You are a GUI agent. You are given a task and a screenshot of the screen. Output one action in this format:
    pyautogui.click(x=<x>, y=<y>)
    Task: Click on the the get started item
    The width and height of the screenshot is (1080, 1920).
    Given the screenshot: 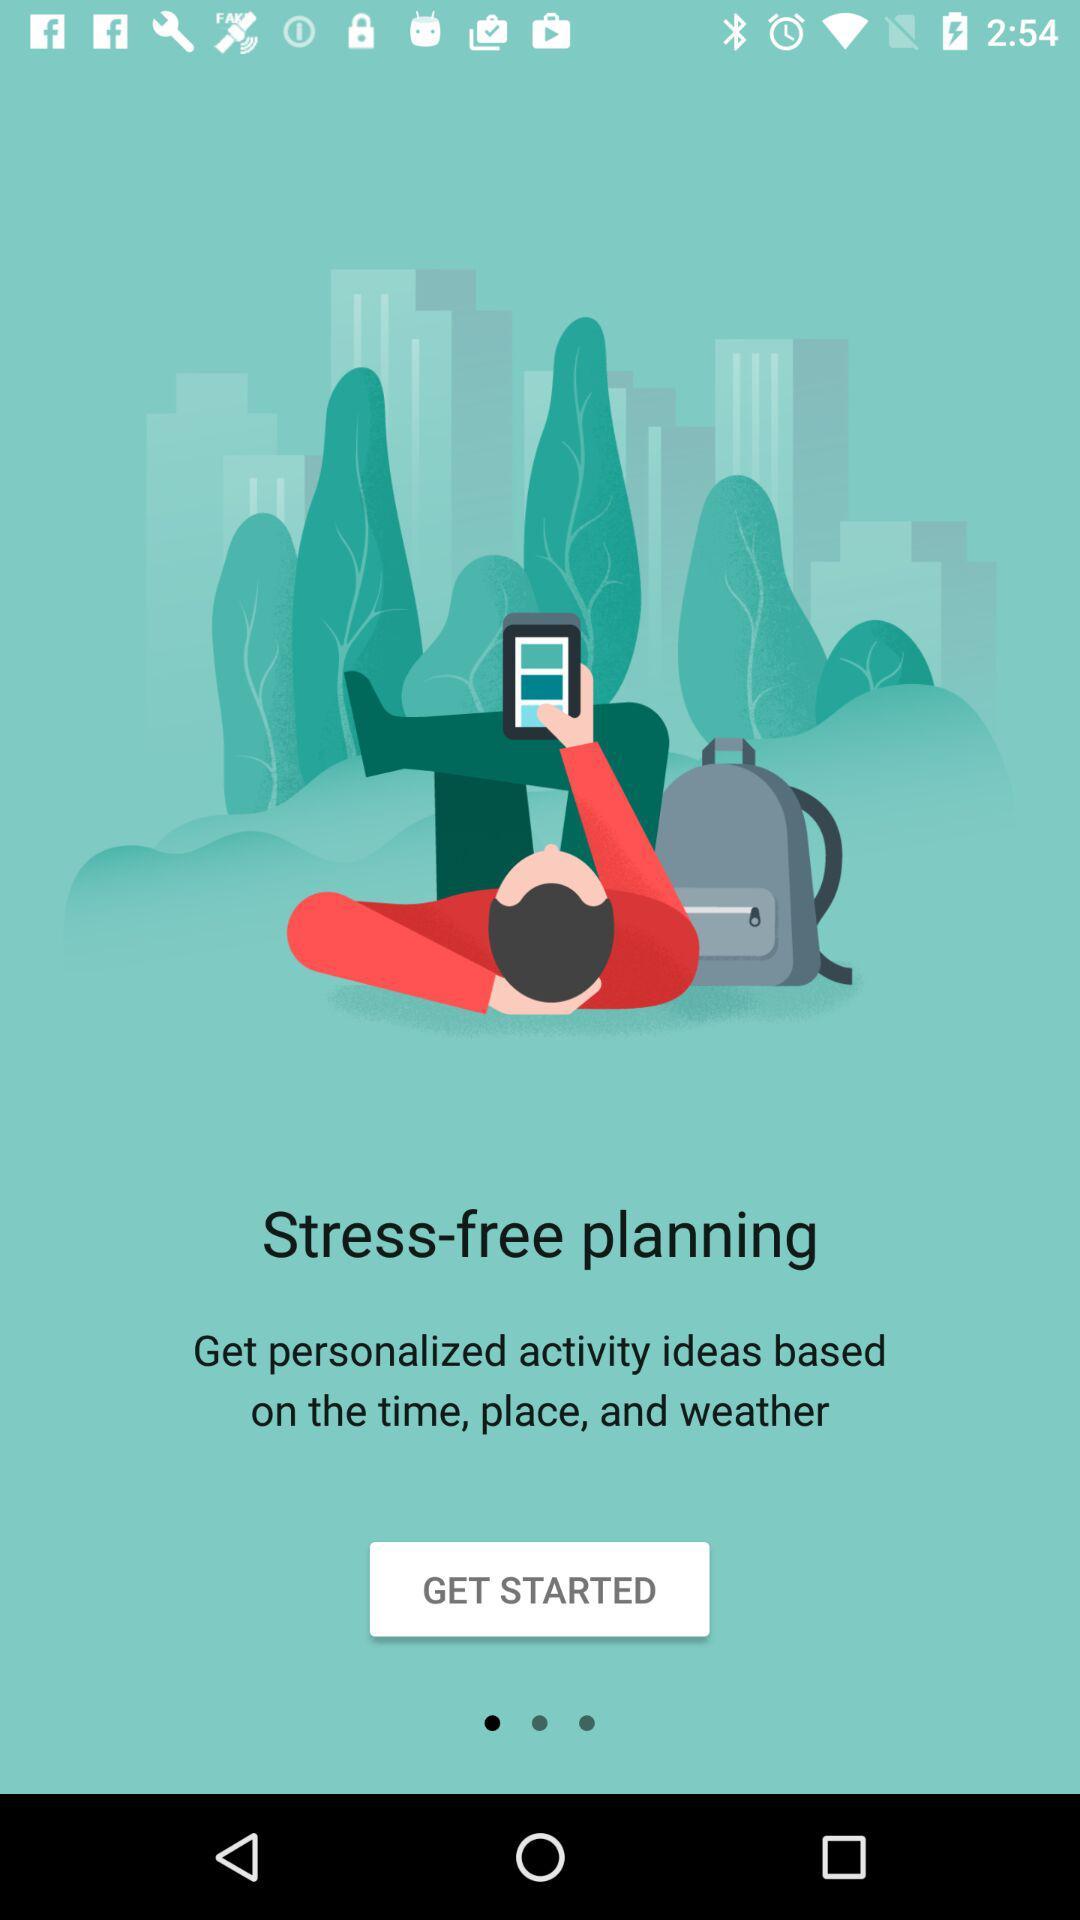 What is the action you would take?
    pyautogui.click(x=538, y=1588)
    